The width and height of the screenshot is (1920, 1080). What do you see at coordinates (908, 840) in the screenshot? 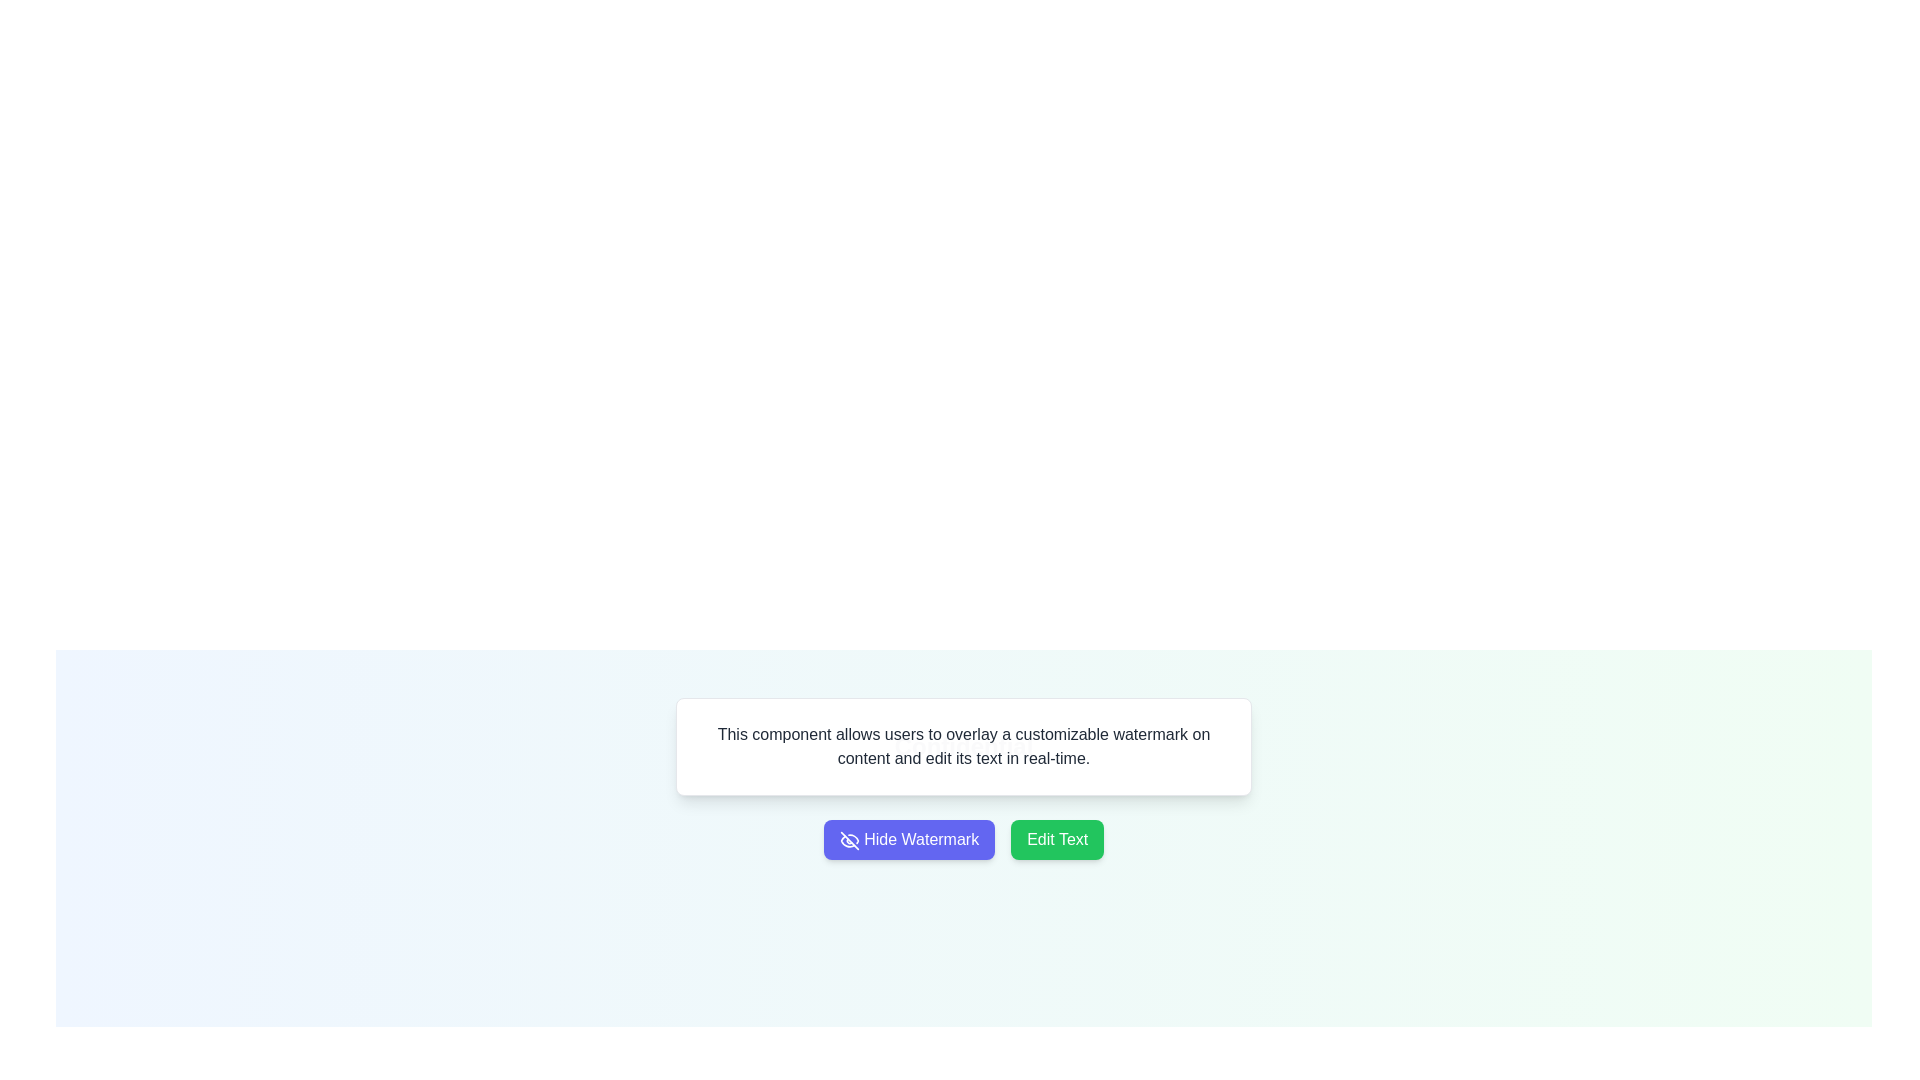
I see `the button that hides the watermark, located to the left of the 'Edit Text' green button` at bounding box center [908, 840].